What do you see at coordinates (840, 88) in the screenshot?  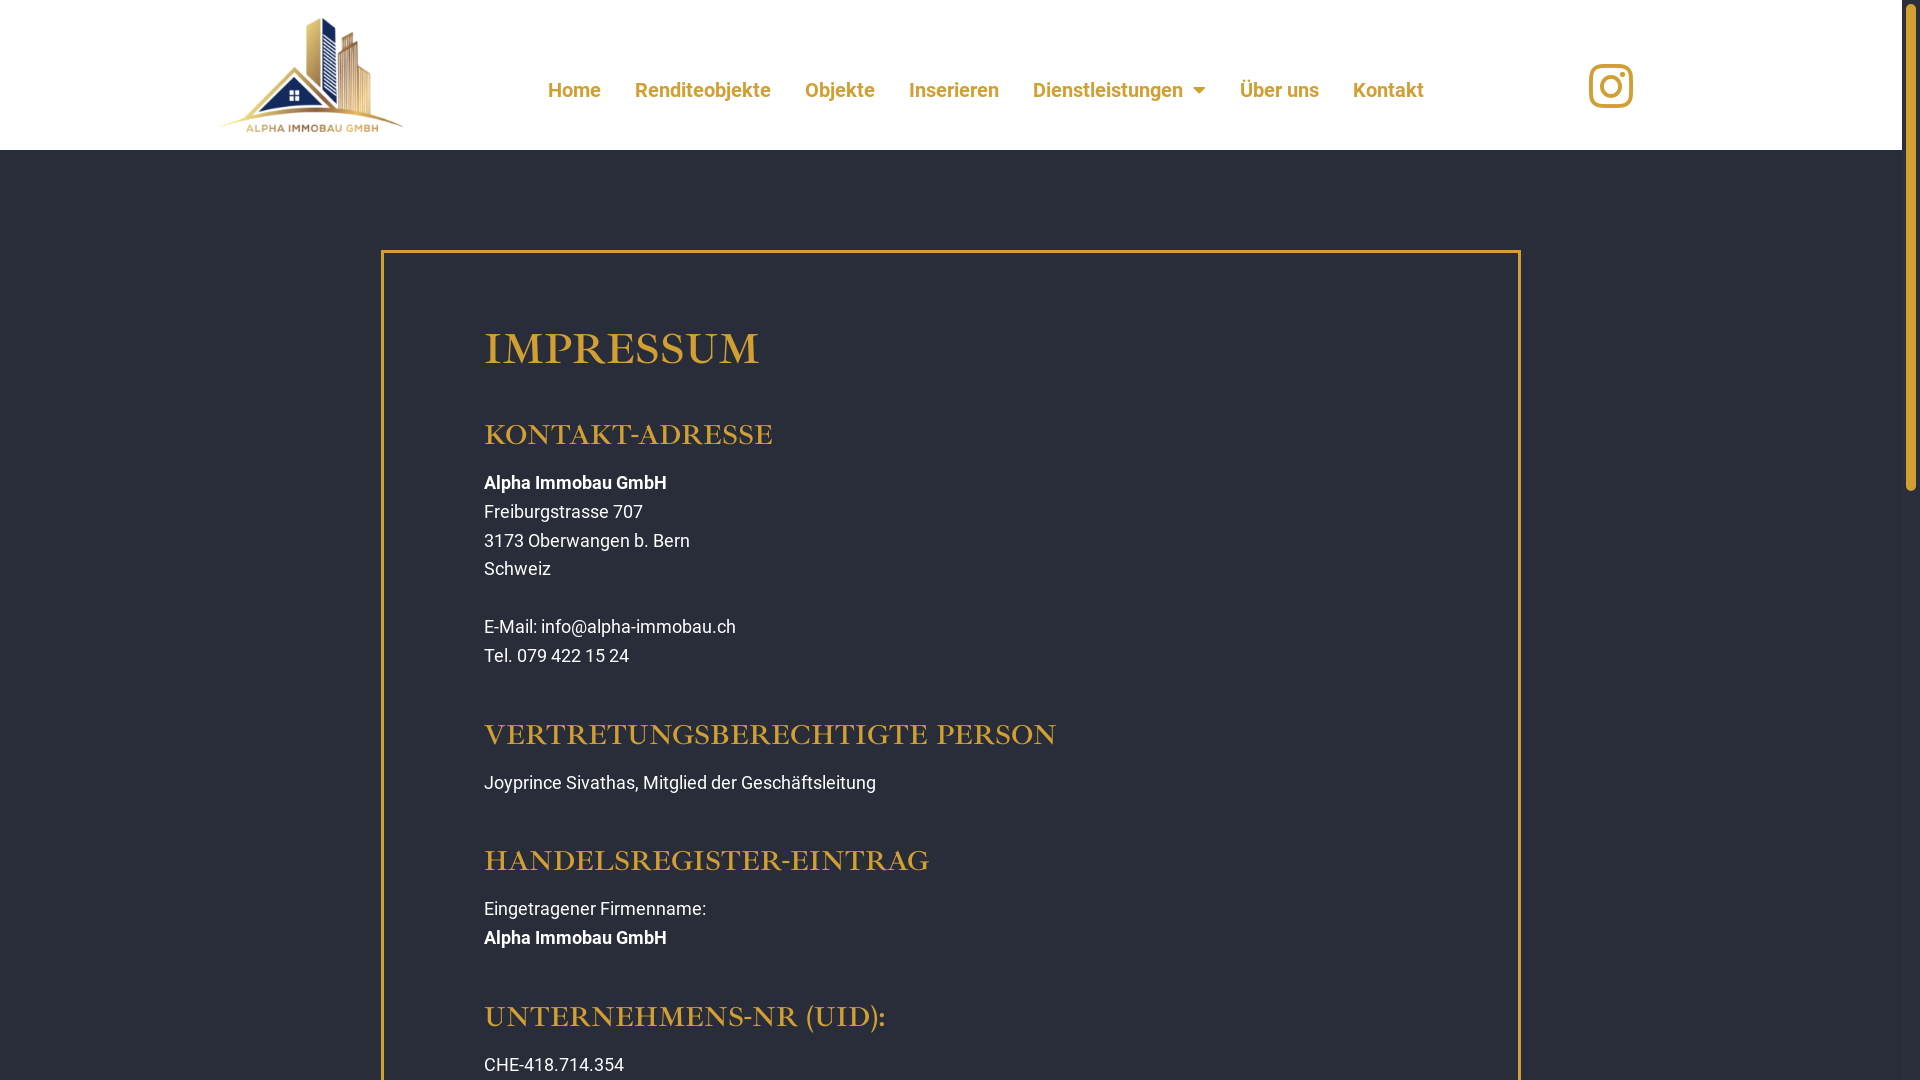 I see `'Objekte'` at bounding box center [840, 88].